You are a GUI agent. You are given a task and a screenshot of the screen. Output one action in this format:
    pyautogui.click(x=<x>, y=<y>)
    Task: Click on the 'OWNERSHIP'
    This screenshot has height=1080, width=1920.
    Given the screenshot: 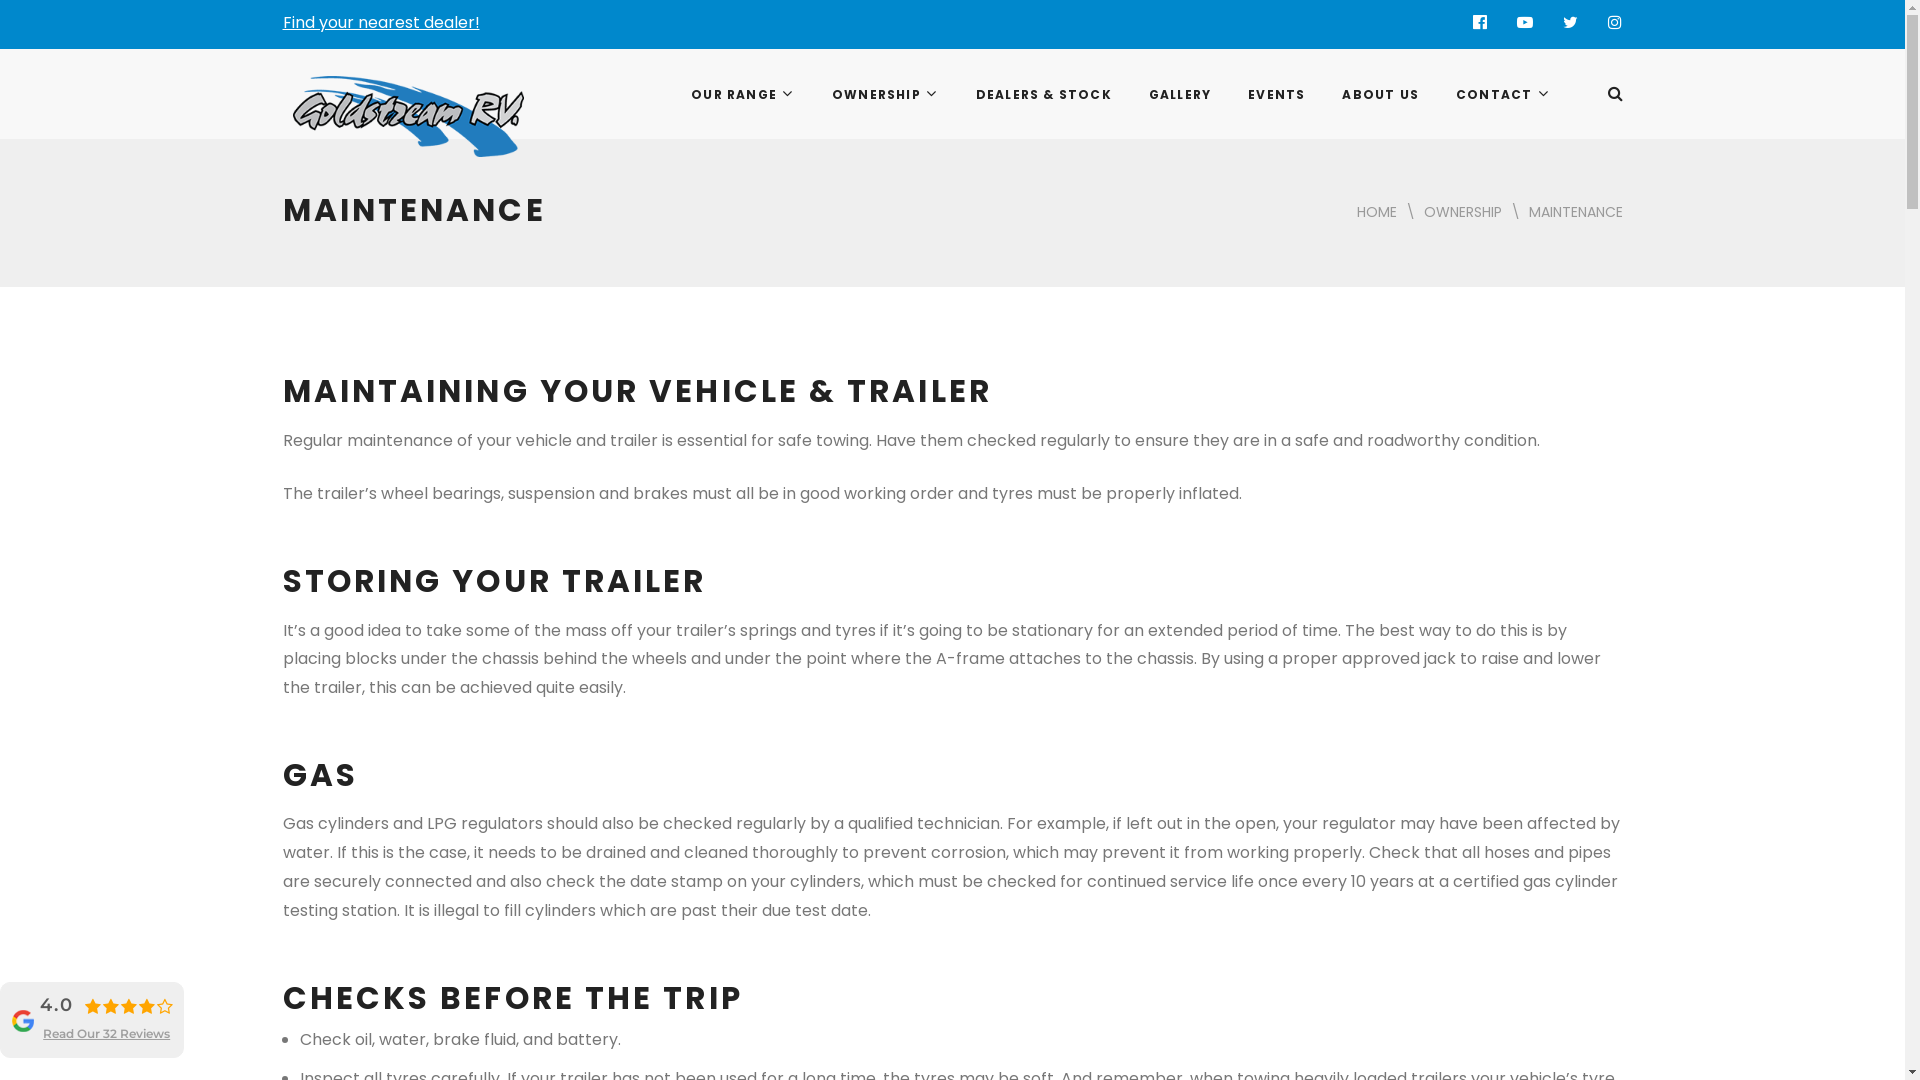 What is the action you would take?
    pyautogui.click(x=1423, y=212)
    